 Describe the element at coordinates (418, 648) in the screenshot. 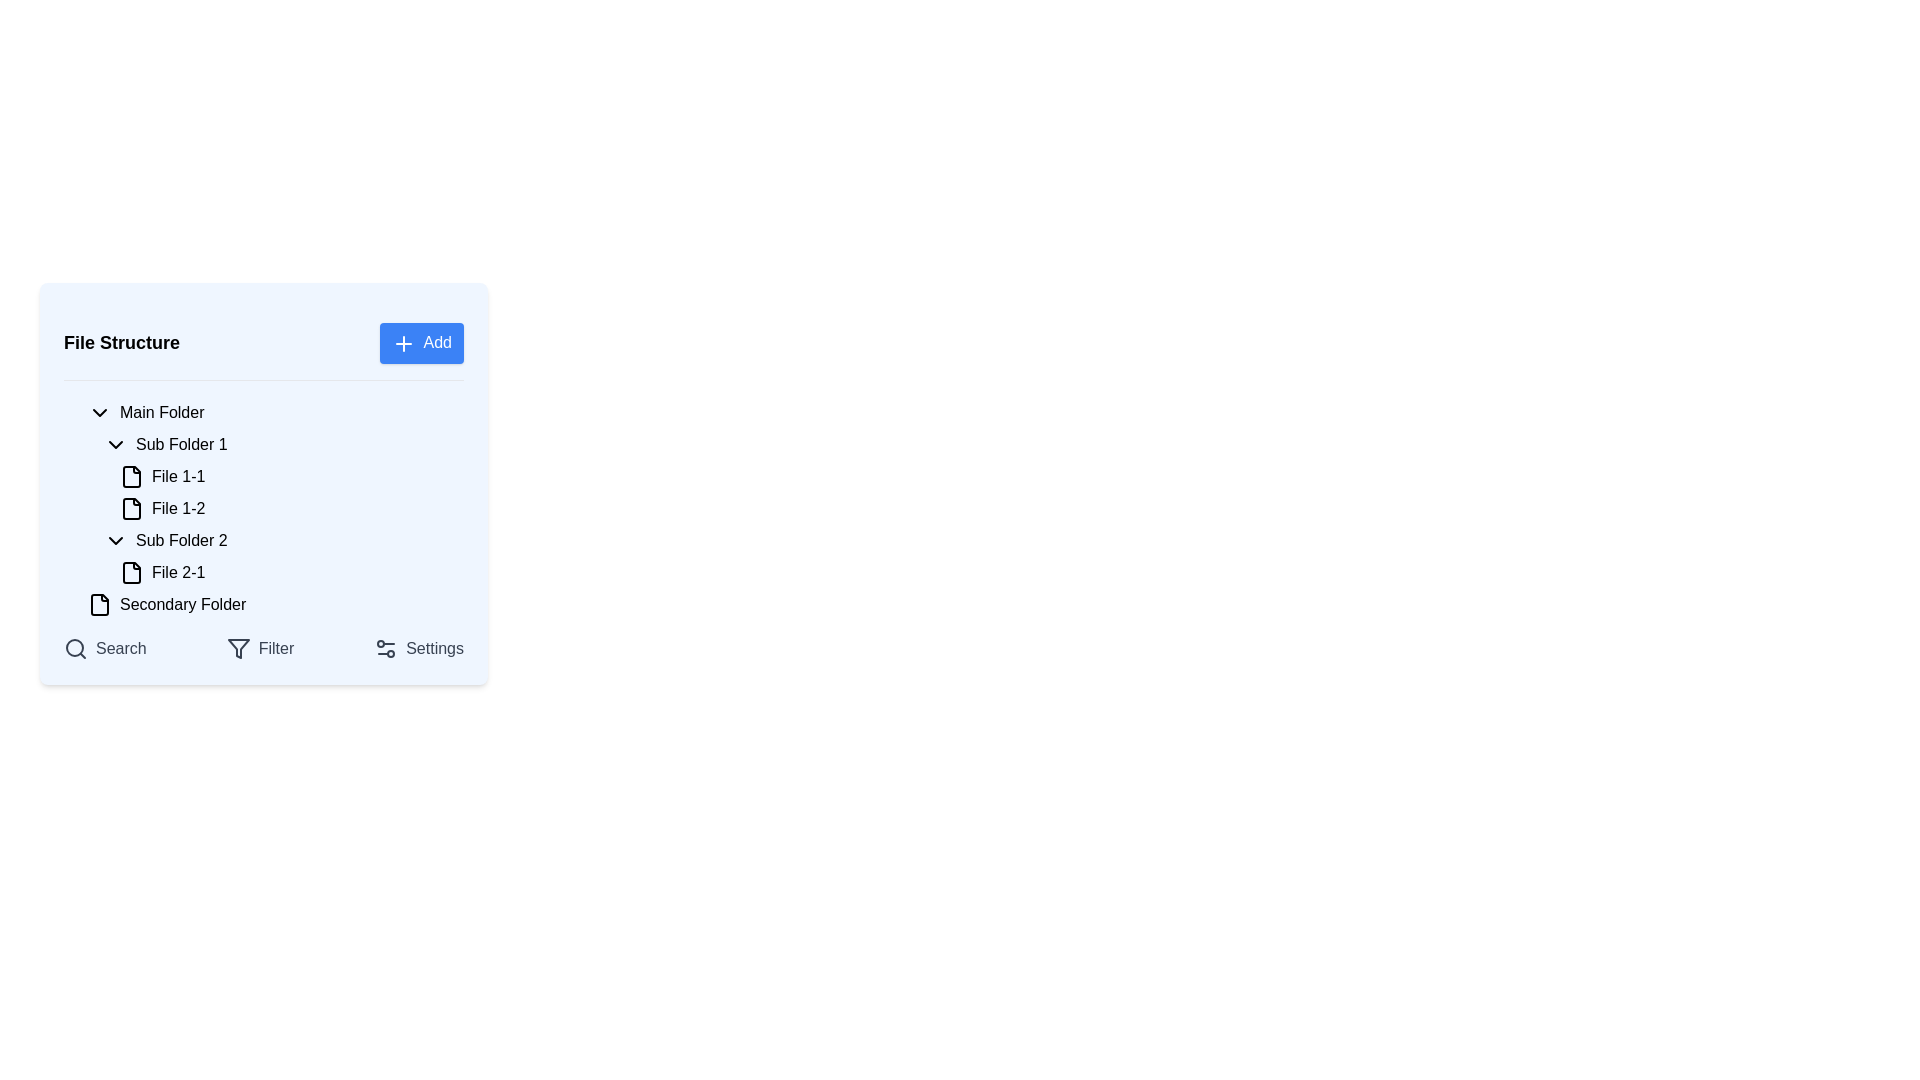

I see `the 'Settings' button, which features an icon of two sliders and is positioned on the far right of a horizontal row of buttons` at that location.